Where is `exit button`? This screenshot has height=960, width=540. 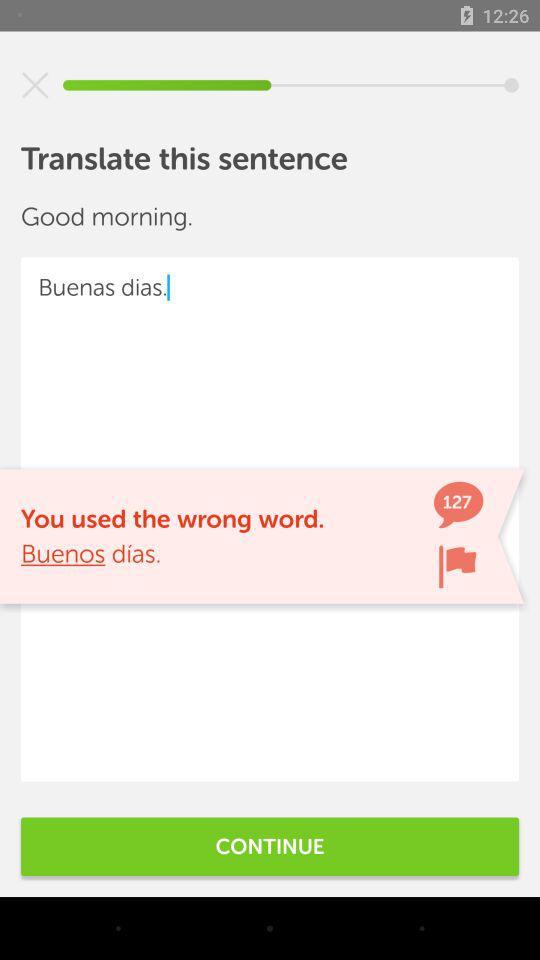 exit button is located at coordinates (35, 85).